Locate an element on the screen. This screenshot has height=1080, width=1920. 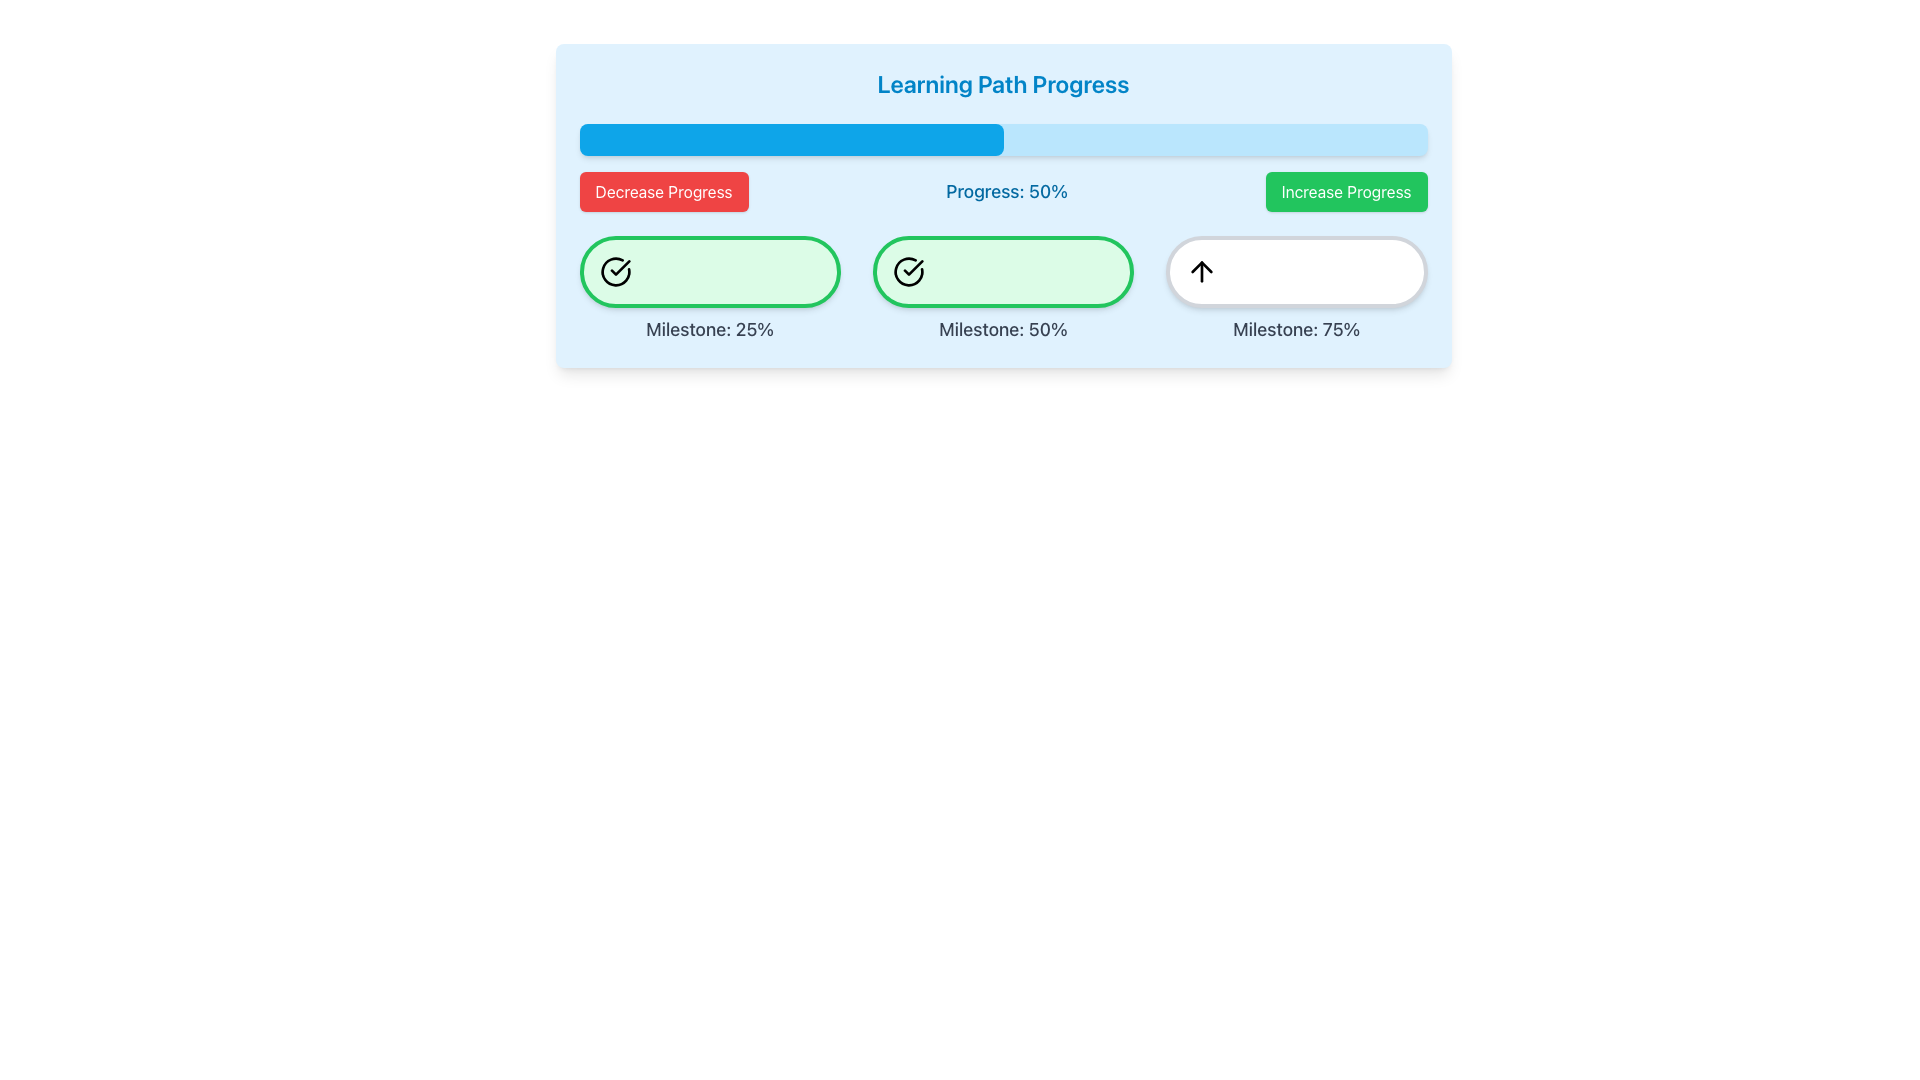
the text label indicating the 50% milestone, which is centrally located below a light green box with a checkmark icon, part of a row of milestone indicators is located at coordinates (1003, 329).